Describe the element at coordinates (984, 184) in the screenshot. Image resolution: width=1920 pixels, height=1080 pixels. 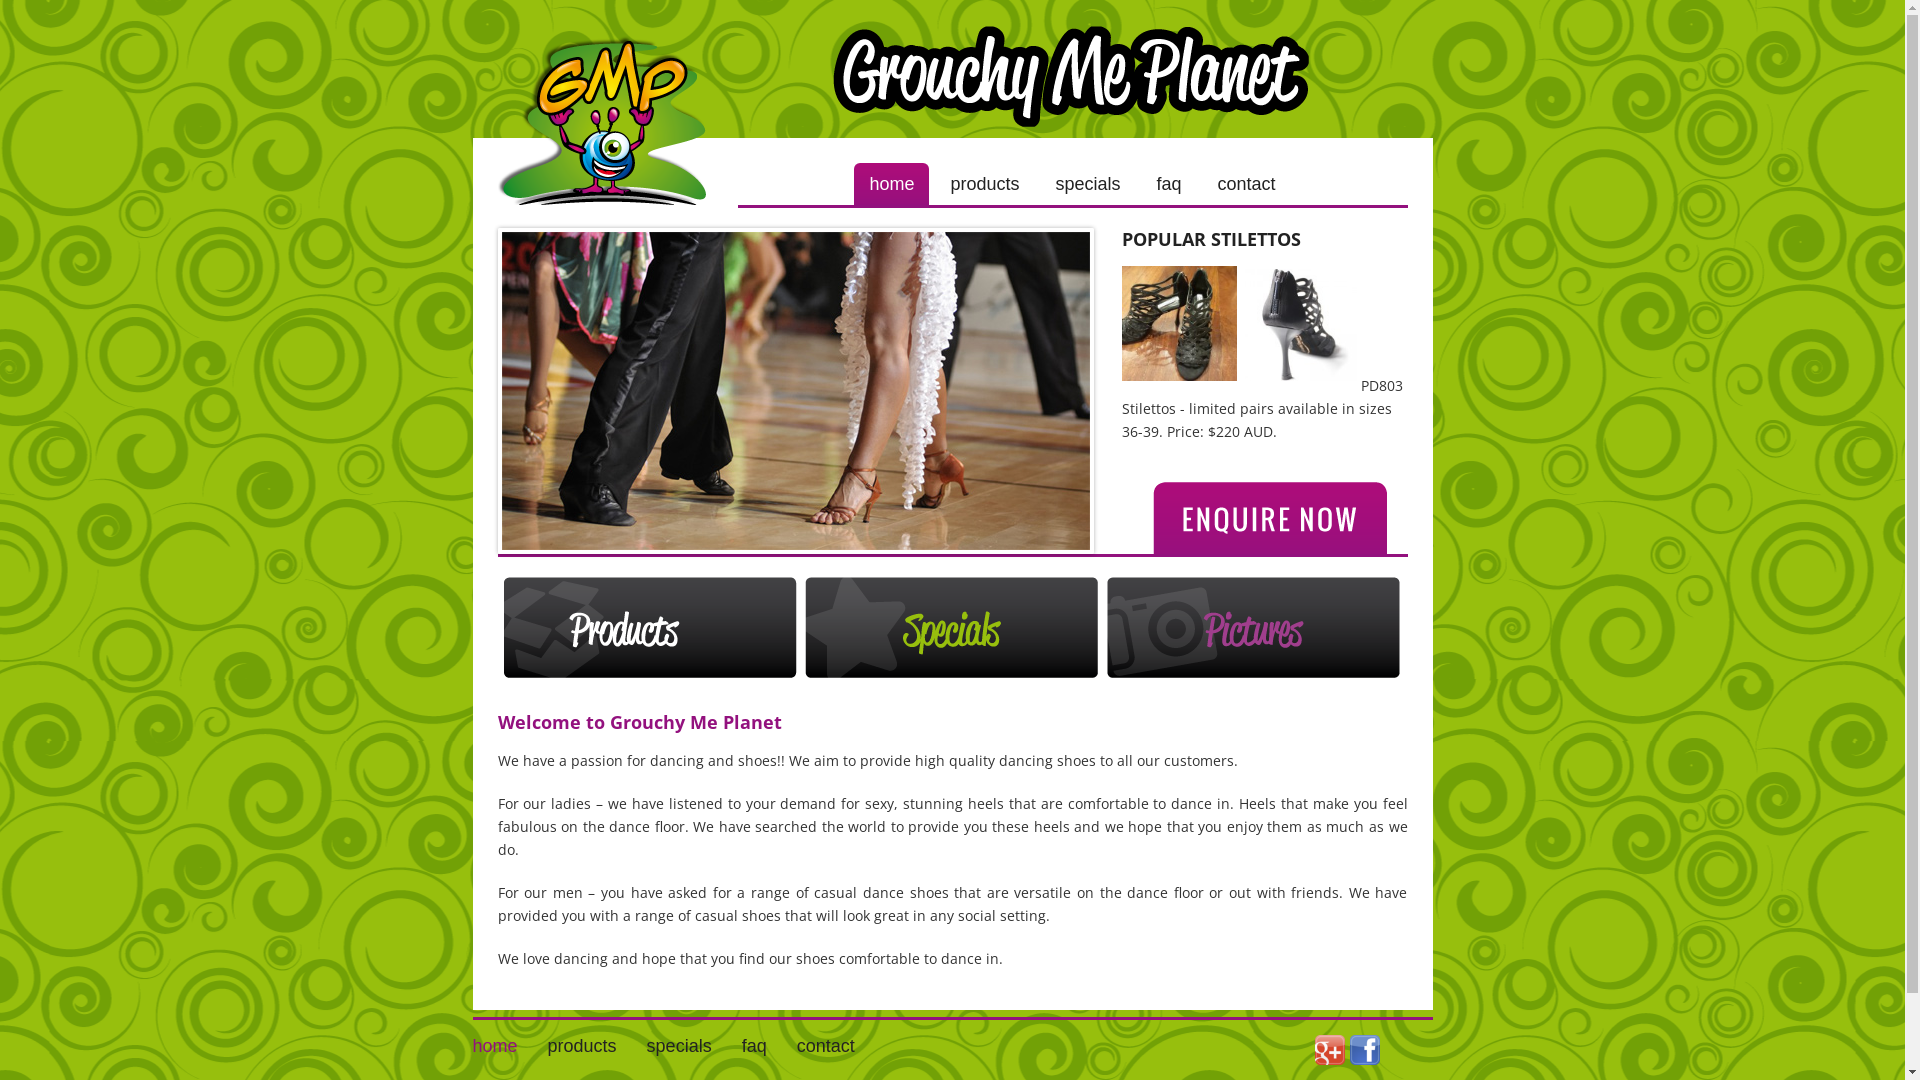
I see `'products'` at that location.